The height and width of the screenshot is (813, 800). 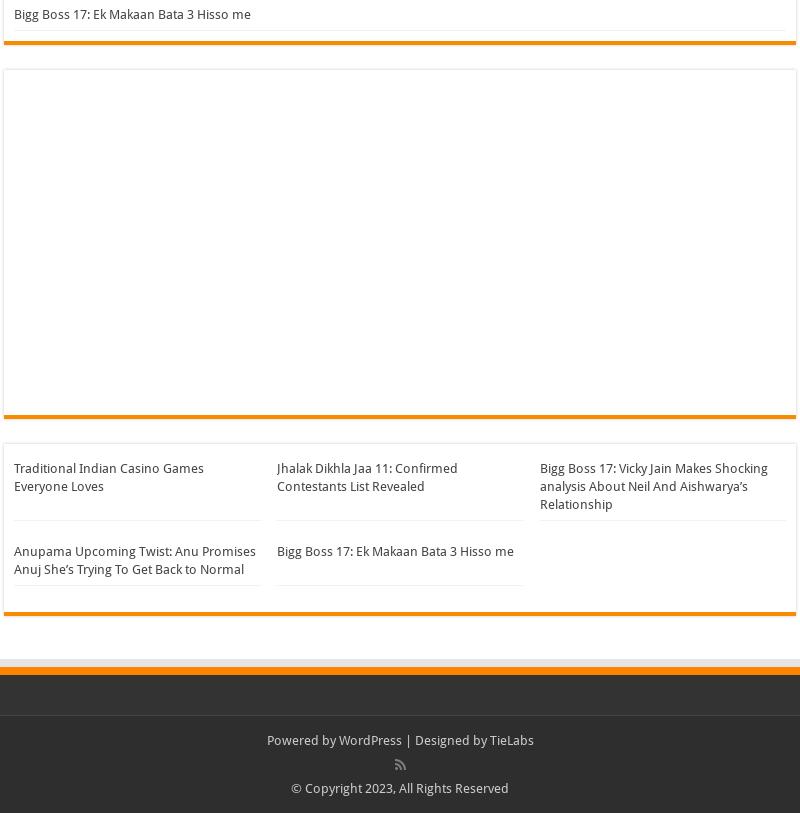 What do you see at coordinates (400, 788) in the screenshot?
I see `'© Copyright 2023, All Rights Reserved'` at bounding box center [400, 788].